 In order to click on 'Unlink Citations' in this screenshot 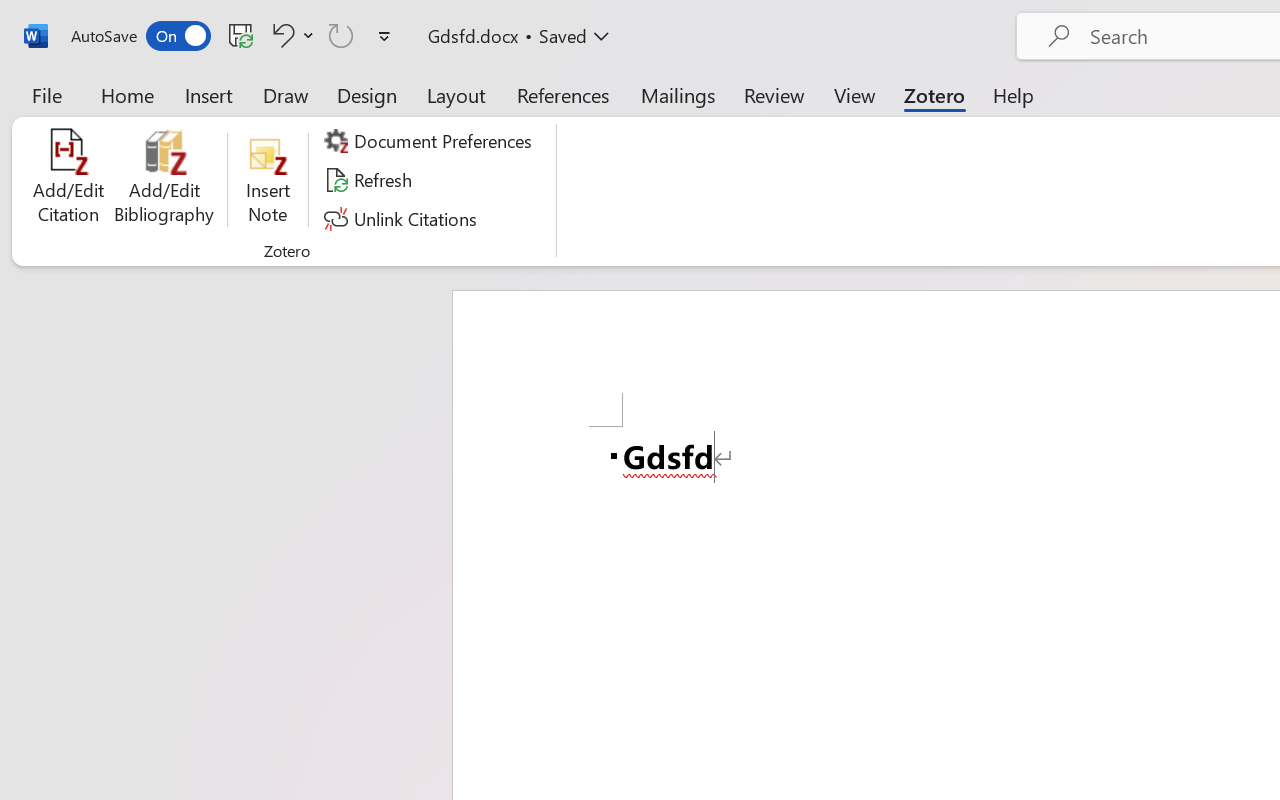, I will do `click(402, 218)`.